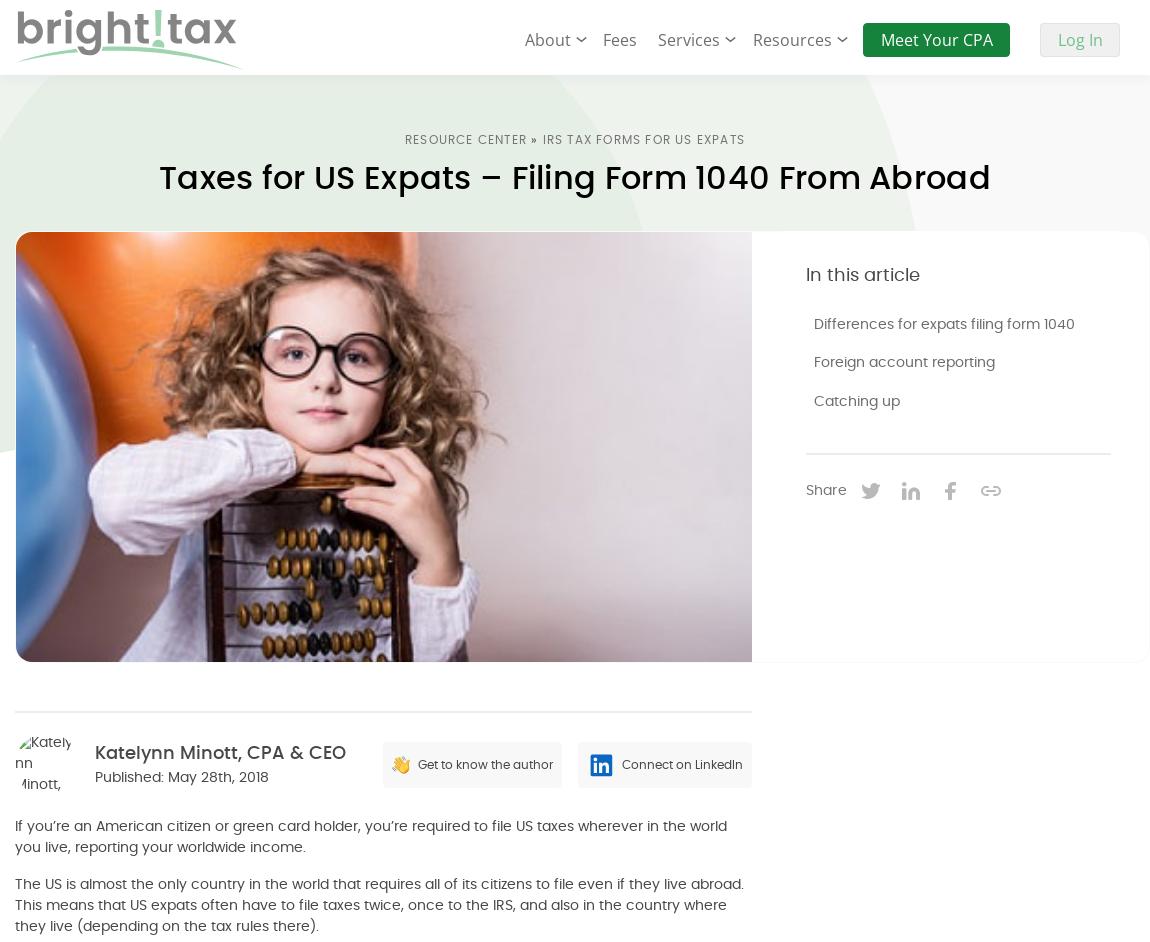 The height and width of the screenshot is (942, 1150). I want to click on 'IRS Tax Forms For US Expats', so click(642, 139).